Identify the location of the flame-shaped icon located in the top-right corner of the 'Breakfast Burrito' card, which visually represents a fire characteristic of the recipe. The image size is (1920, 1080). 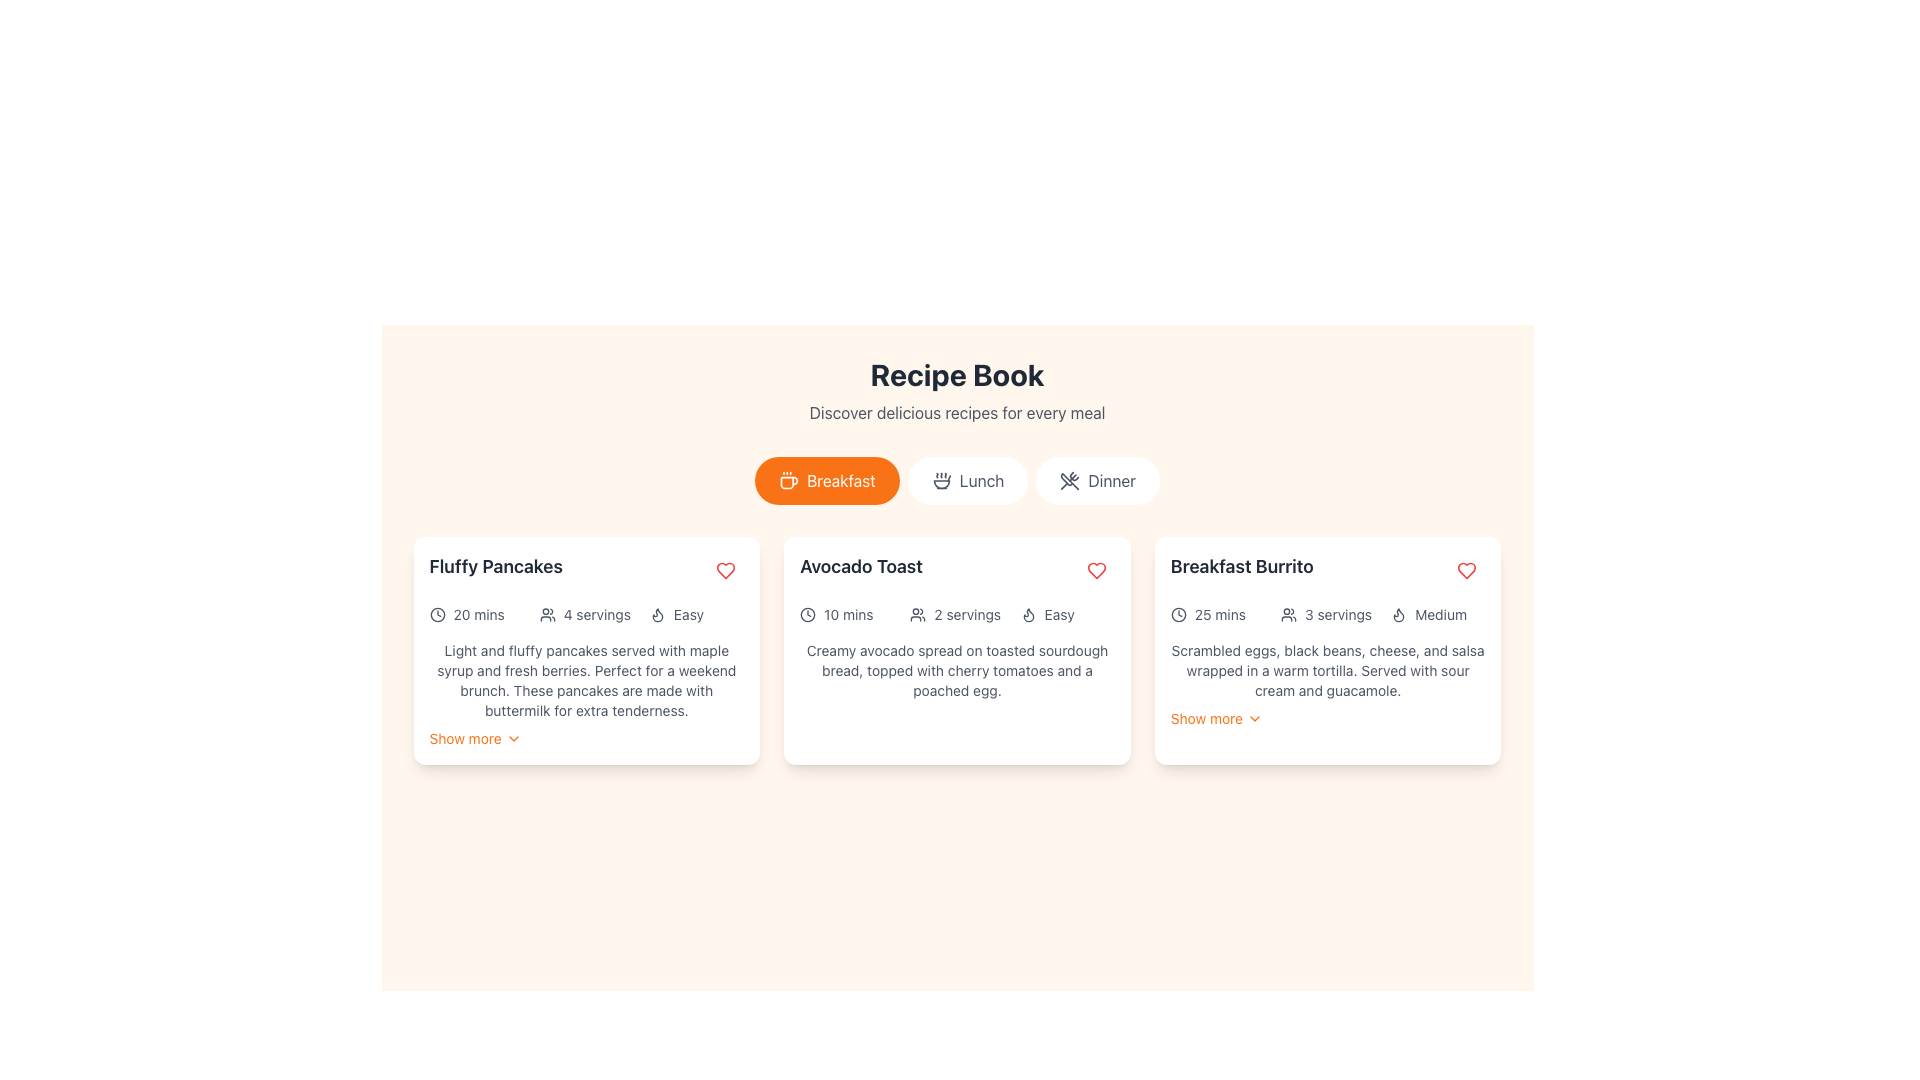
(1398, 614).